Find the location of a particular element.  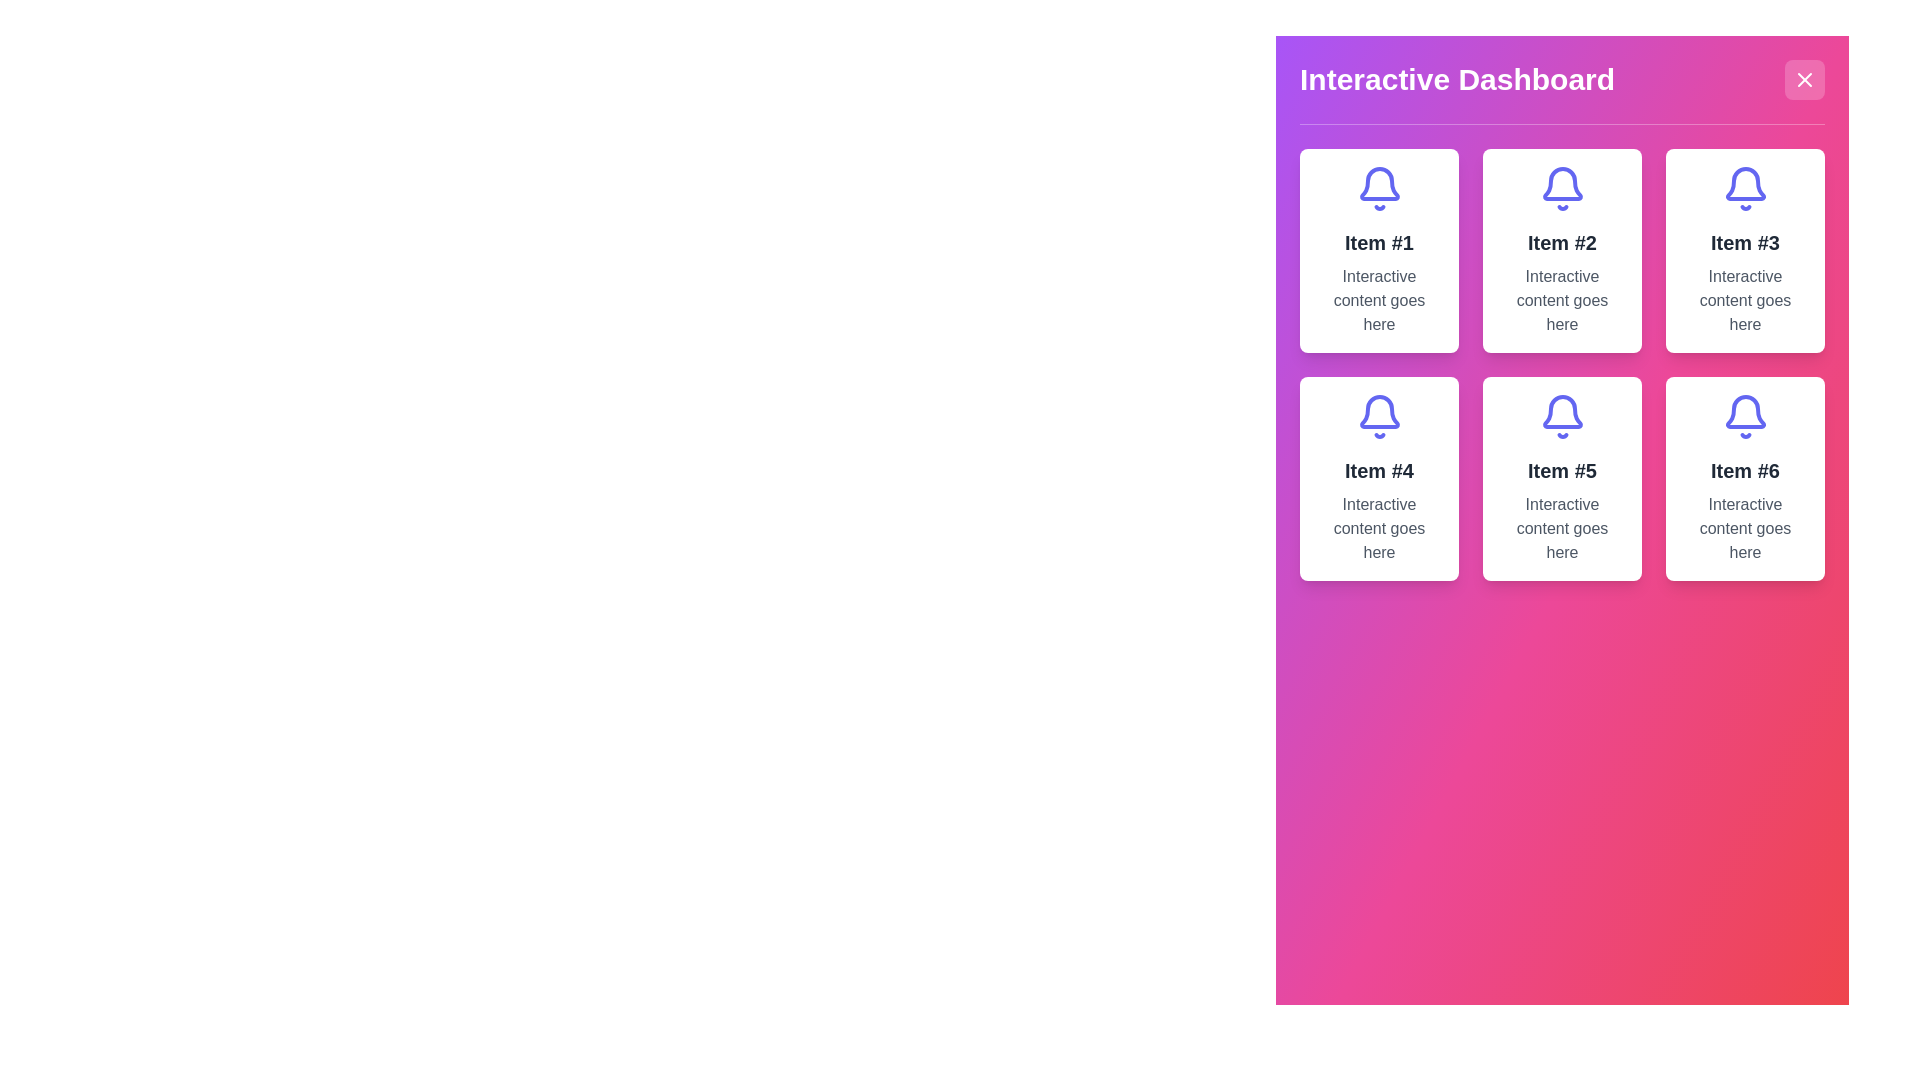

the card is located at coordinates (1744, 242).